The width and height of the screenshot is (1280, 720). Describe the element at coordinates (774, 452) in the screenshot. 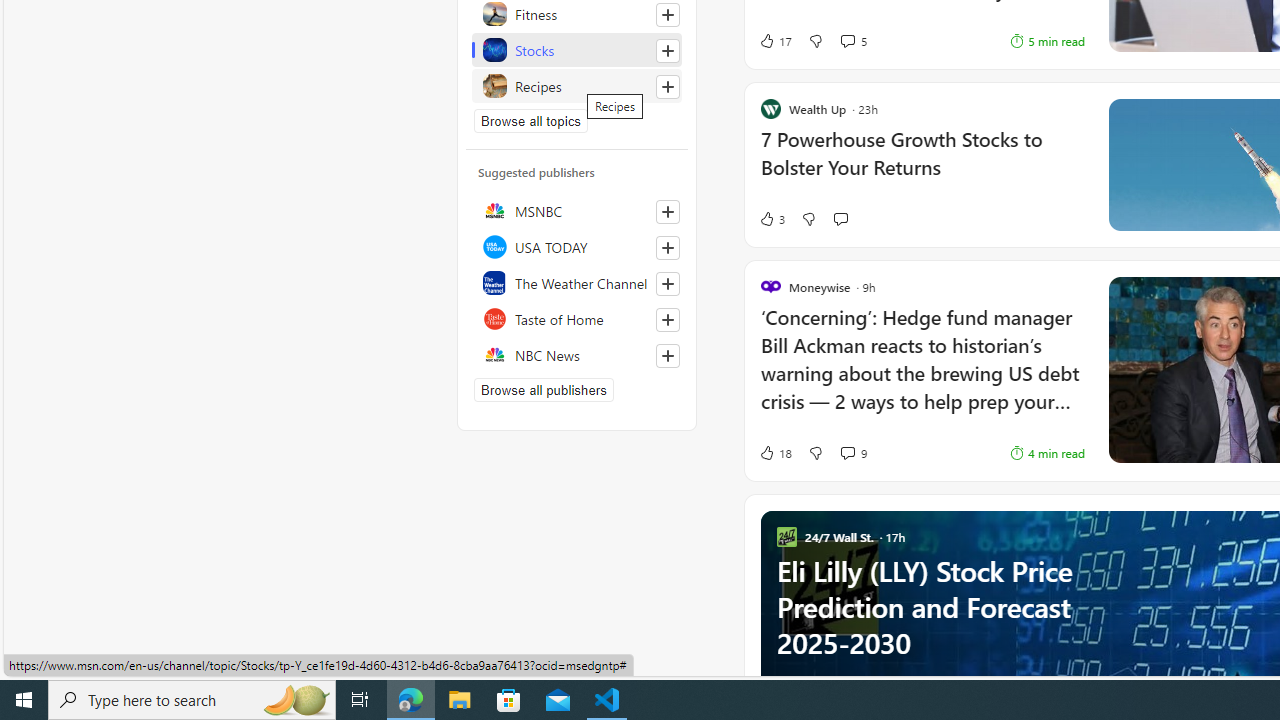

I see `'18 Like'` at that location.